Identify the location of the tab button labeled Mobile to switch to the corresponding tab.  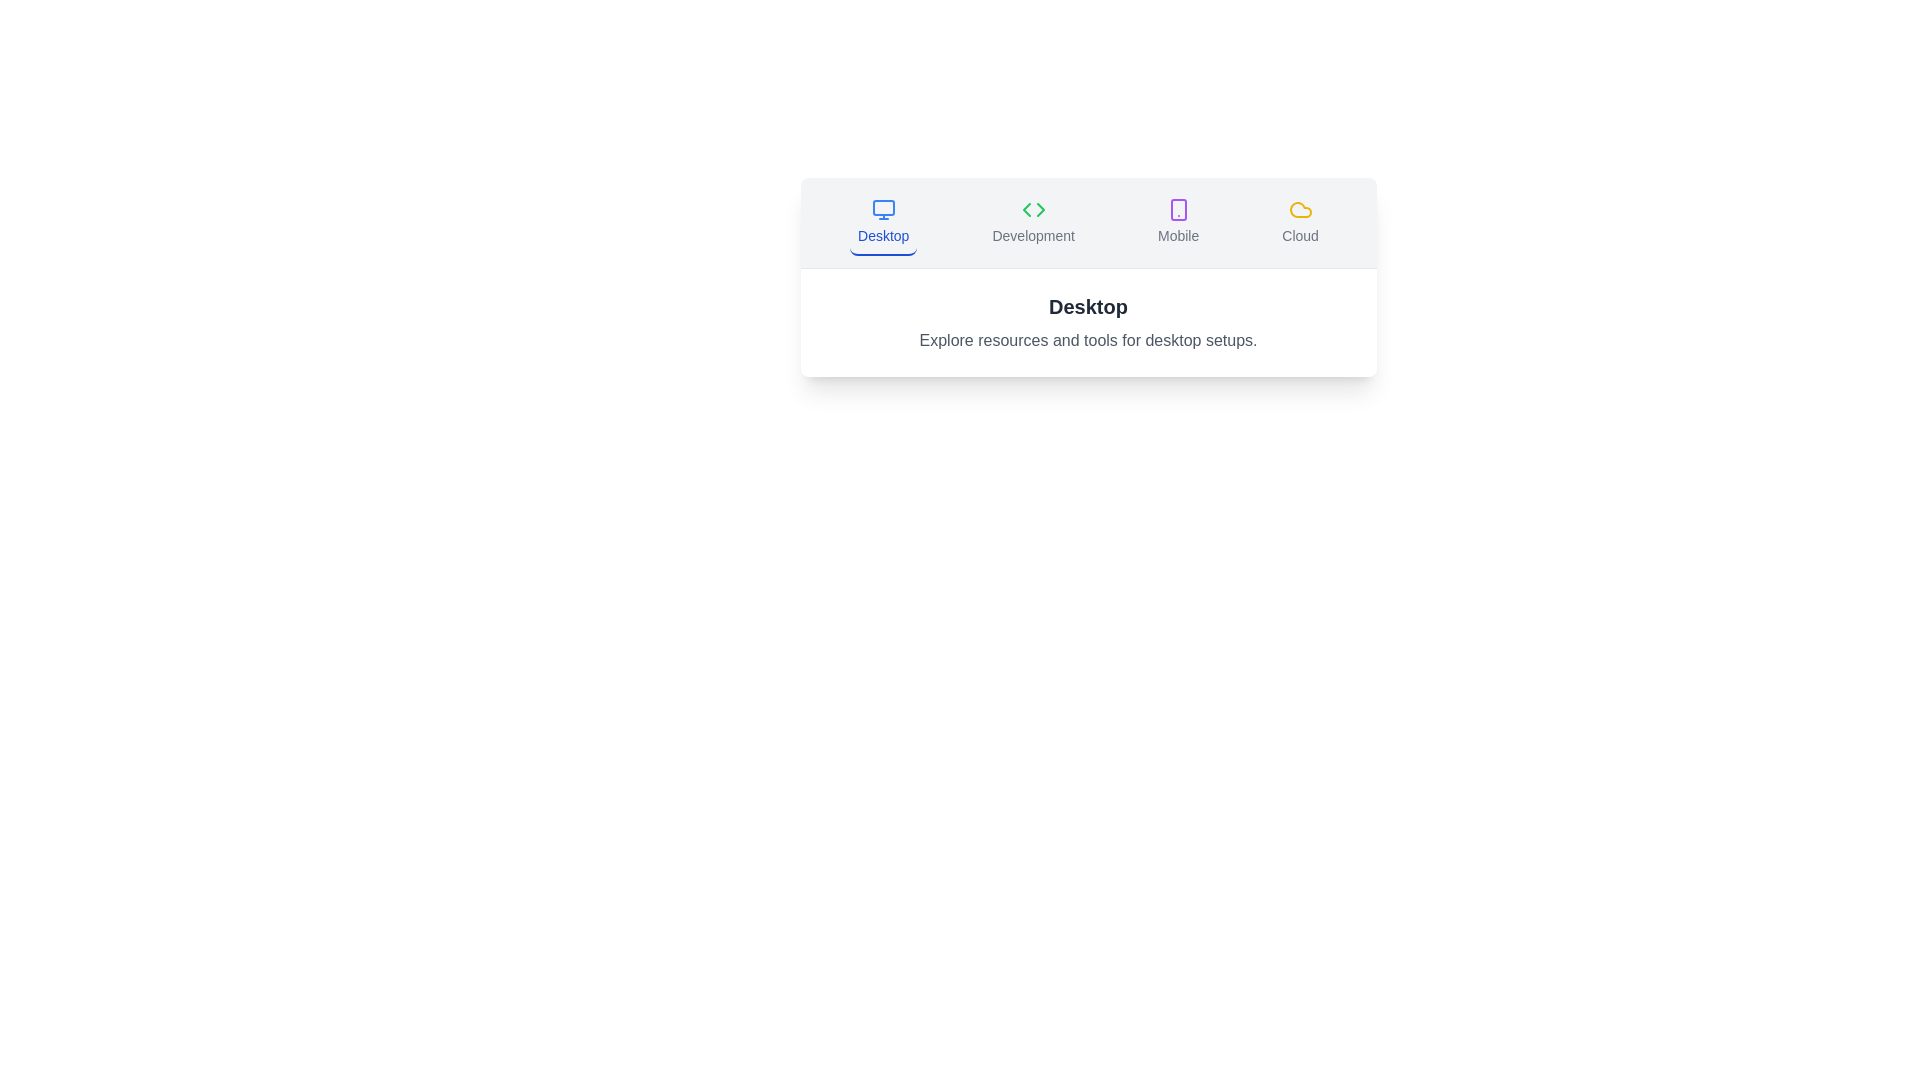
(1178, 223).